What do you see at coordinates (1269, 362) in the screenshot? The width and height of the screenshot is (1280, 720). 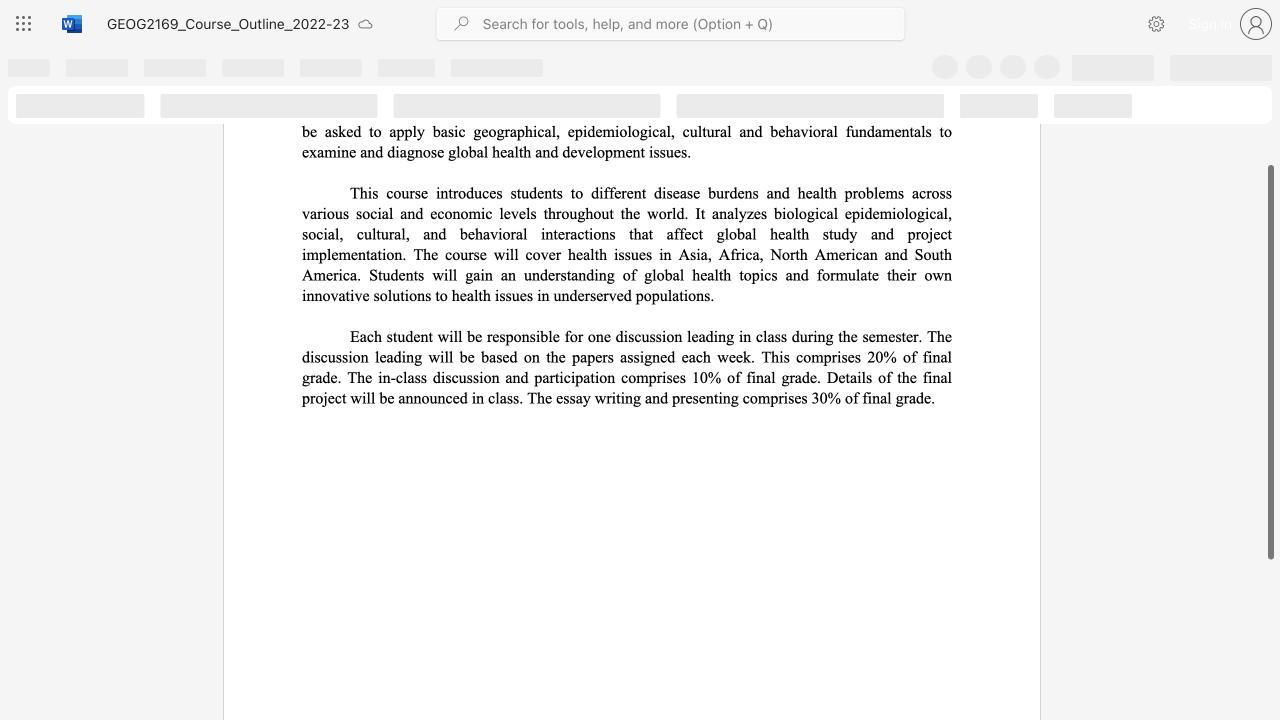 I see `the scrollbar and move up 90 pixels` at bounding box center [1269, 362].